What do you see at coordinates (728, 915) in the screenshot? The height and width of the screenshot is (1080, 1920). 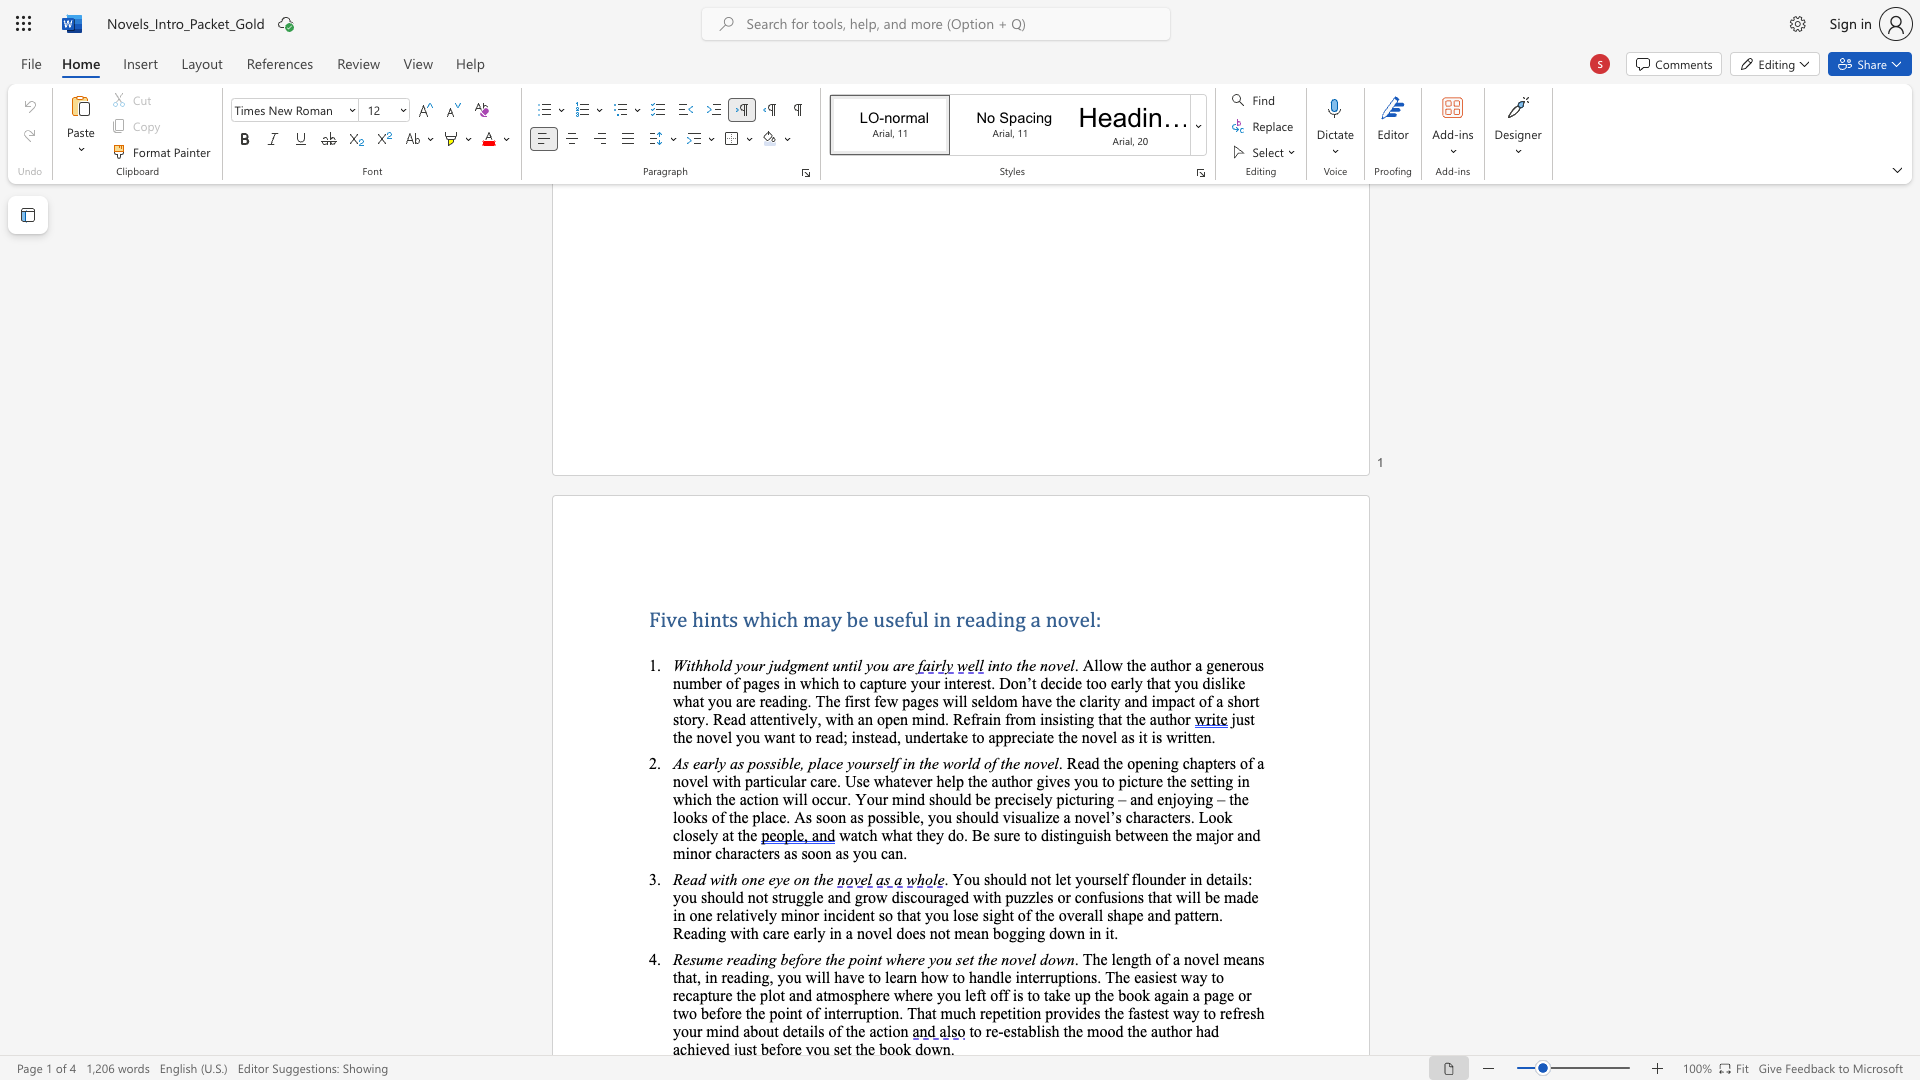 I see `the subset text "latively min" within the text "relatively minor"` at bounding box center [728, 915].